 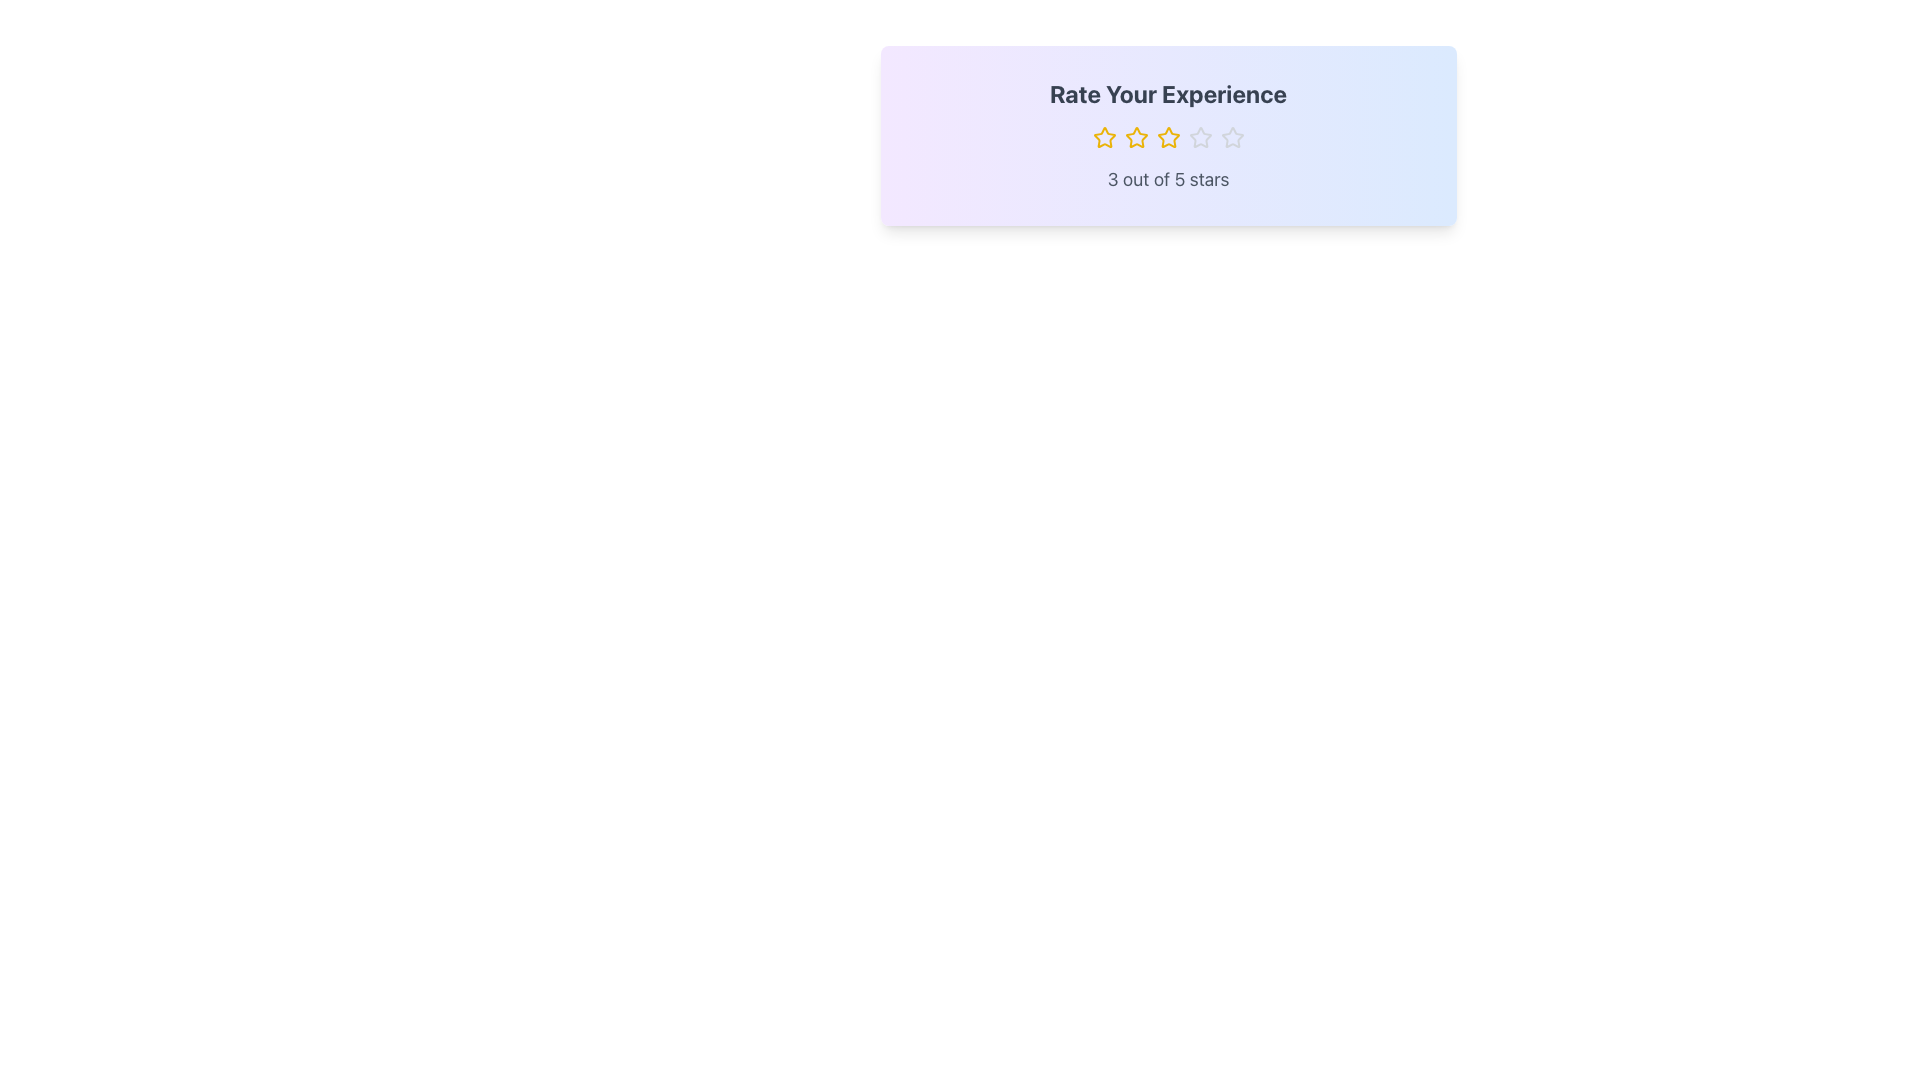 What do you see at coordinates (1103, 136) in the screenshot?
I see `and release the first star icon in the five-star rating interface` at bounding box center [1103, 136].